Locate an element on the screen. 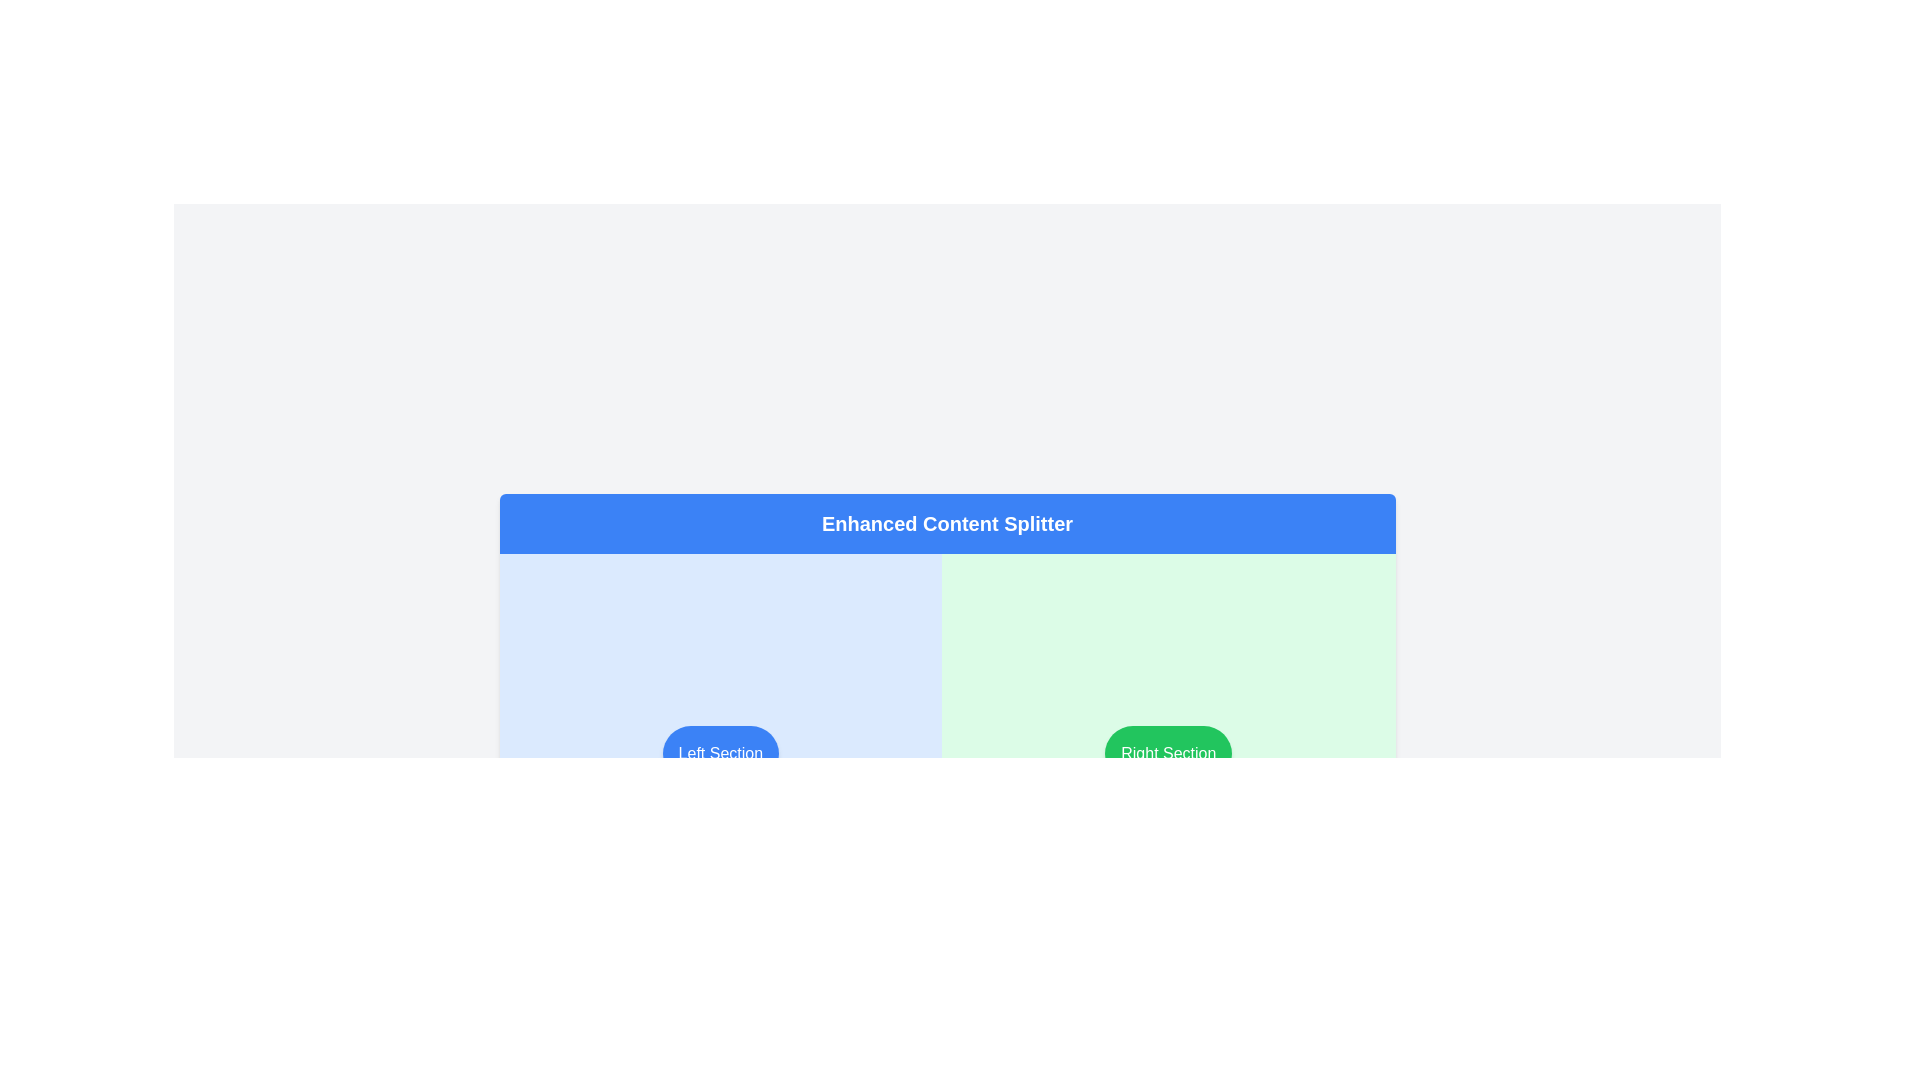  the 'Right Section' button using keyboard navigation is located at coordinates (1168, 753).